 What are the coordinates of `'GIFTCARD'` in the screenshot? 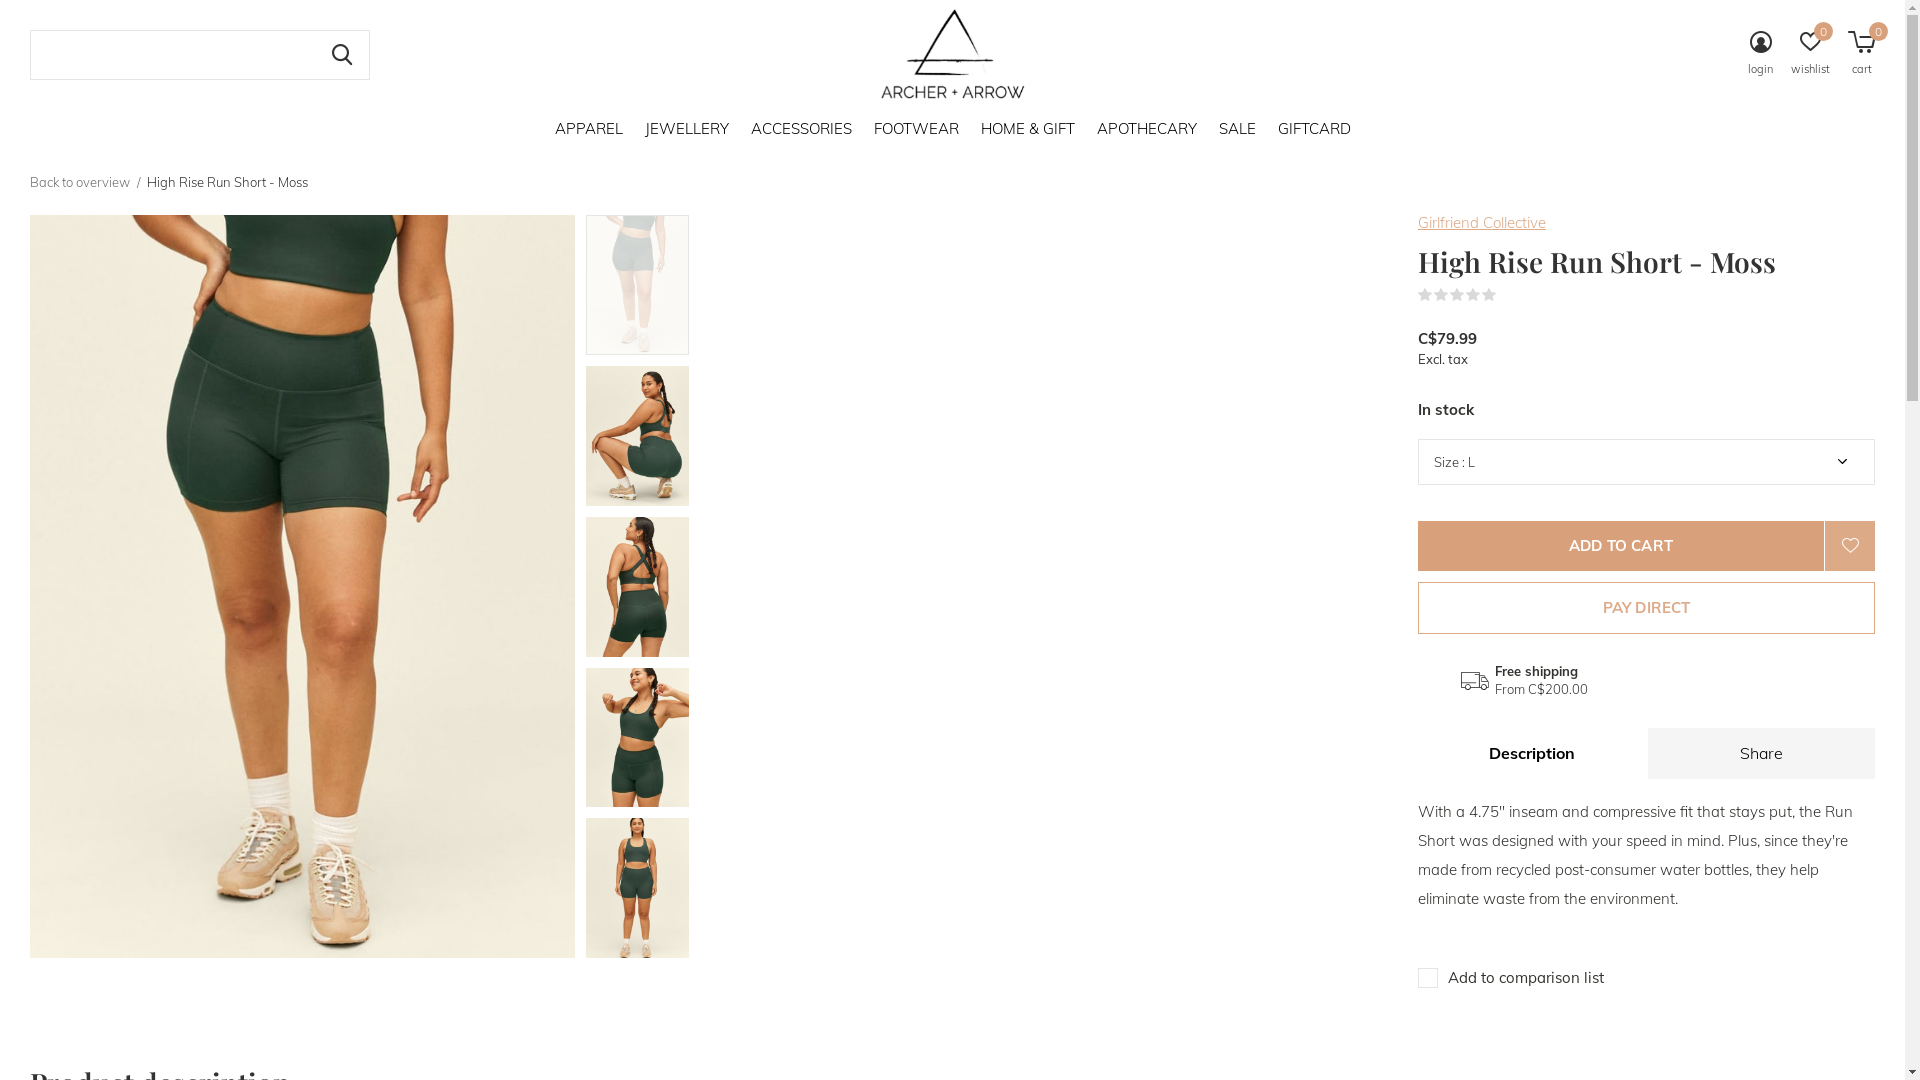 It's located at (1314, 127).